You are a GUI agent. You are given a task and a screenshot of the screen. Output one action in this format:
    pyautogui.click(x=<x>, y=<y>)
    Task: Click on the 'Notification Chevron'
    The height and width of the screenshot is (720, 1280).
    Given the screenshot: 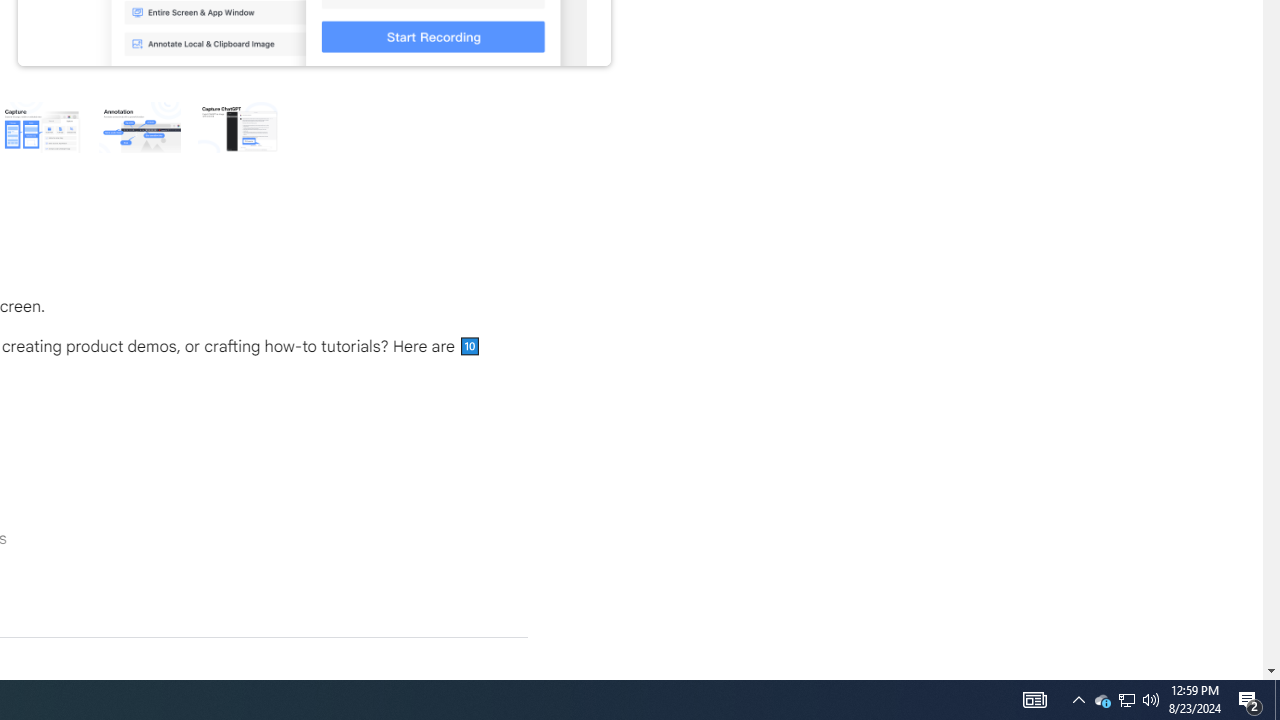 What is the action you would take?
    pyautogui.click(x=1127, y=698)
    